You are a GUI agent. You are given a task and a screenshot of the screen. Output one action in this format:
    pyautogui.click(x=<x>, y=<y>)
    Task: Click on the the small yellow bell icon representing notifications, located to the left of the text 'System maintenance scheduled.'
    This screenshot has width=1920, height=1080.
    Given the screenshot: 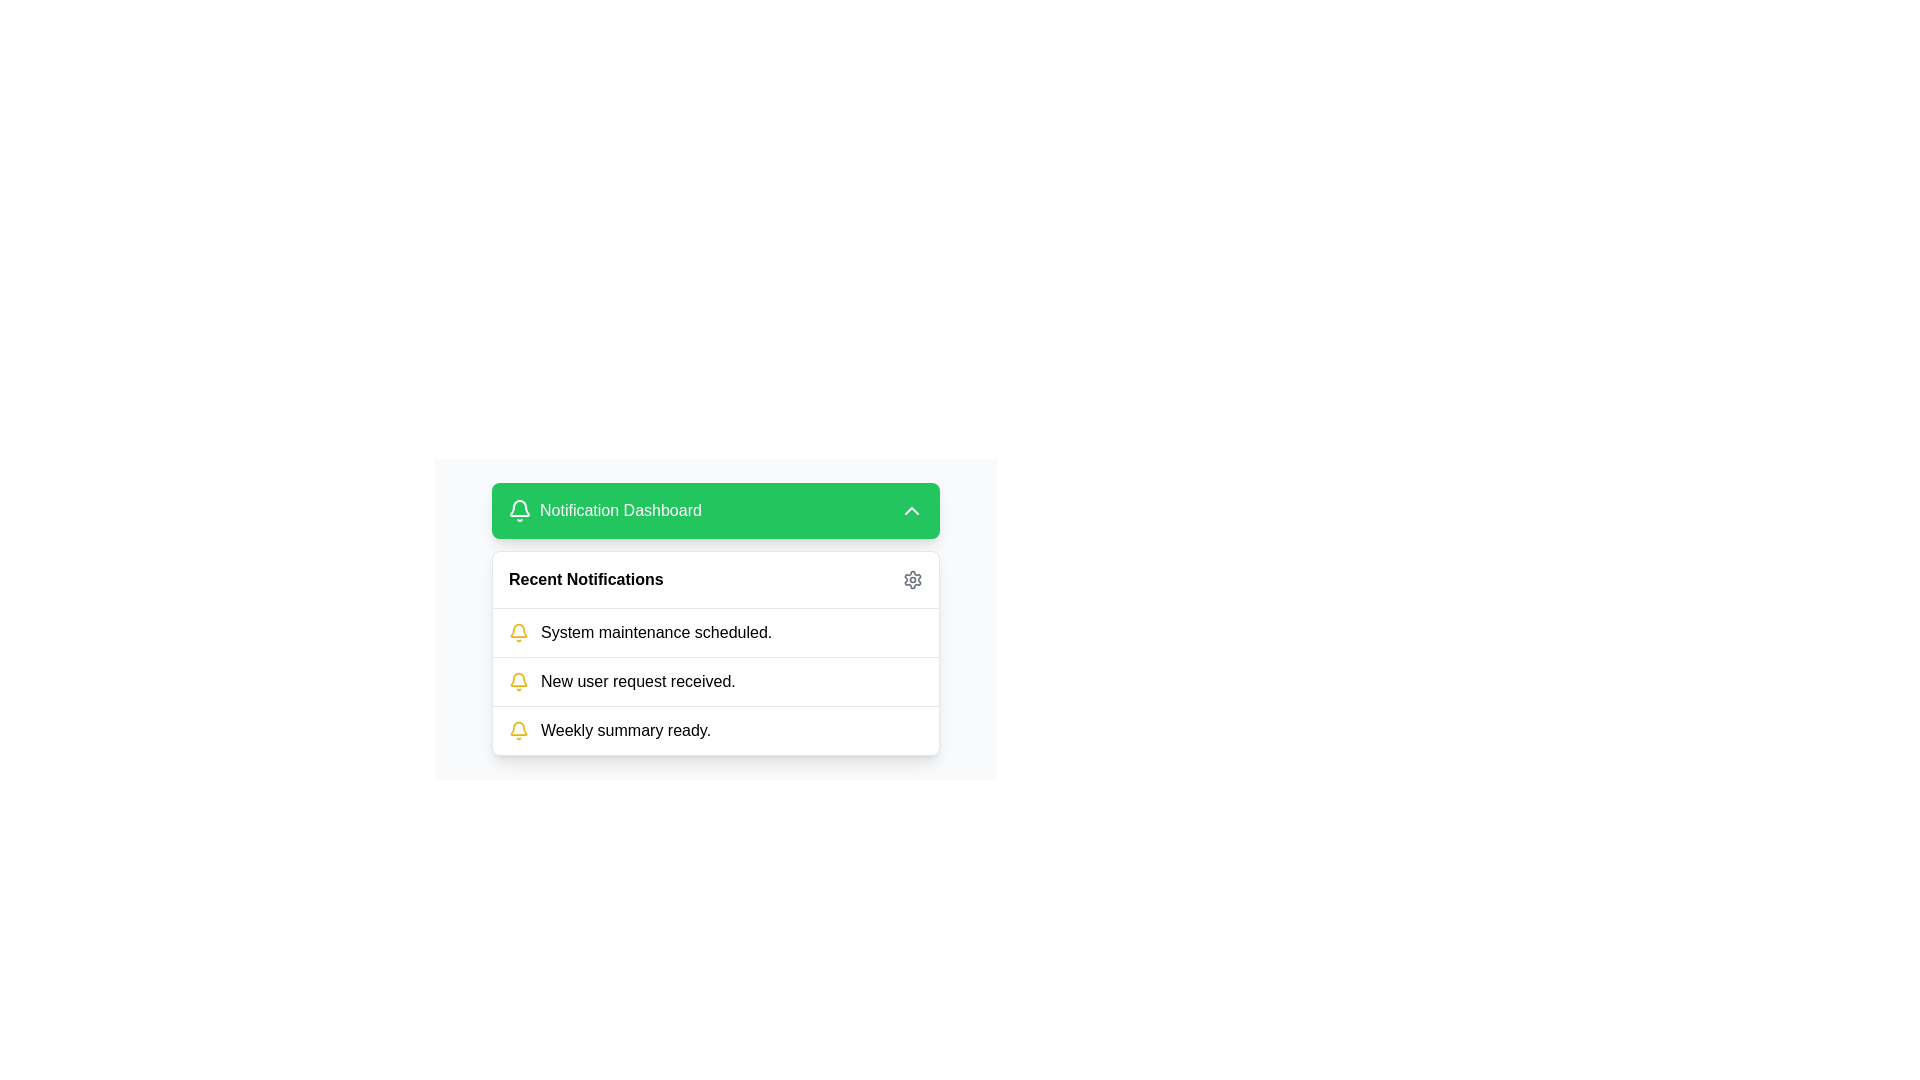 What is the action you would take?
    pyautogui.click(x=518, y=632)
    